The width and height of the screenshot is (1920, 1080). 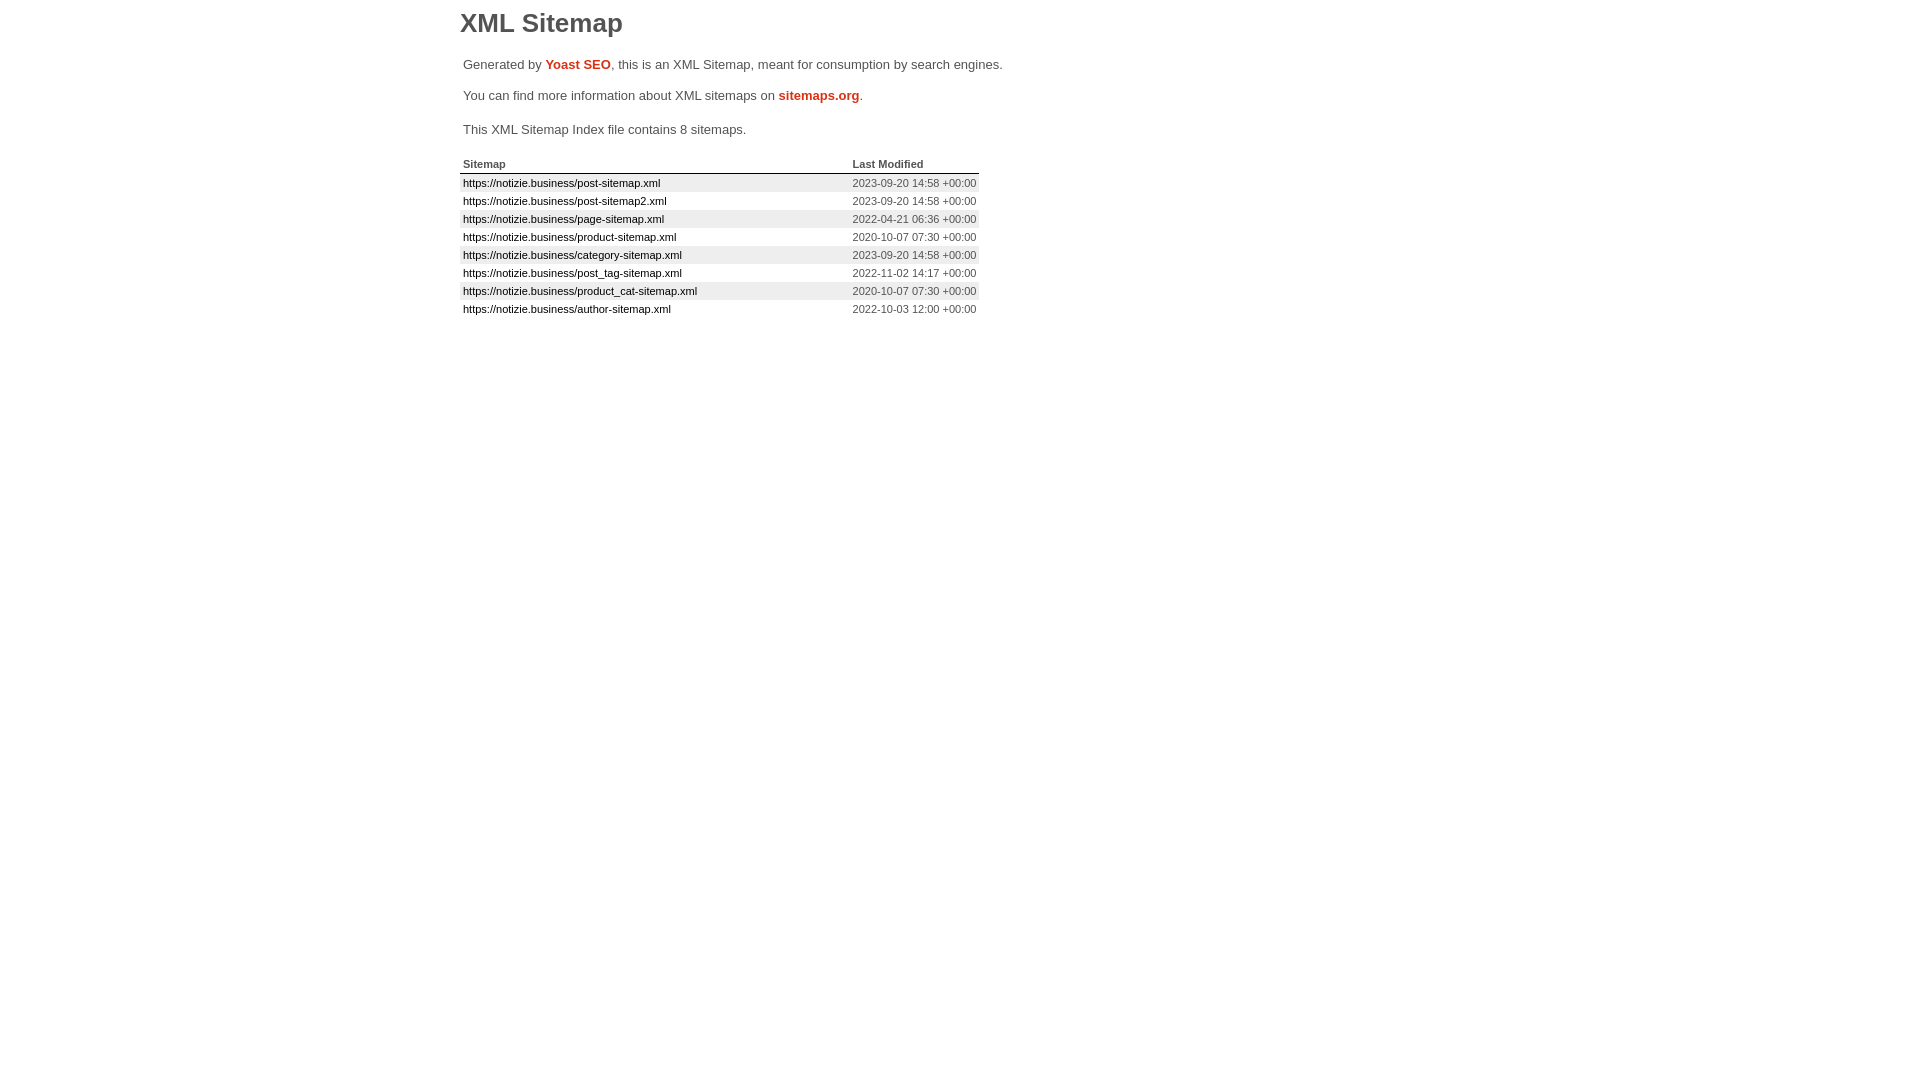 I want to click on 'https://notizie.business/product_cat-sitemap.xml', so click(x=579, y=290).